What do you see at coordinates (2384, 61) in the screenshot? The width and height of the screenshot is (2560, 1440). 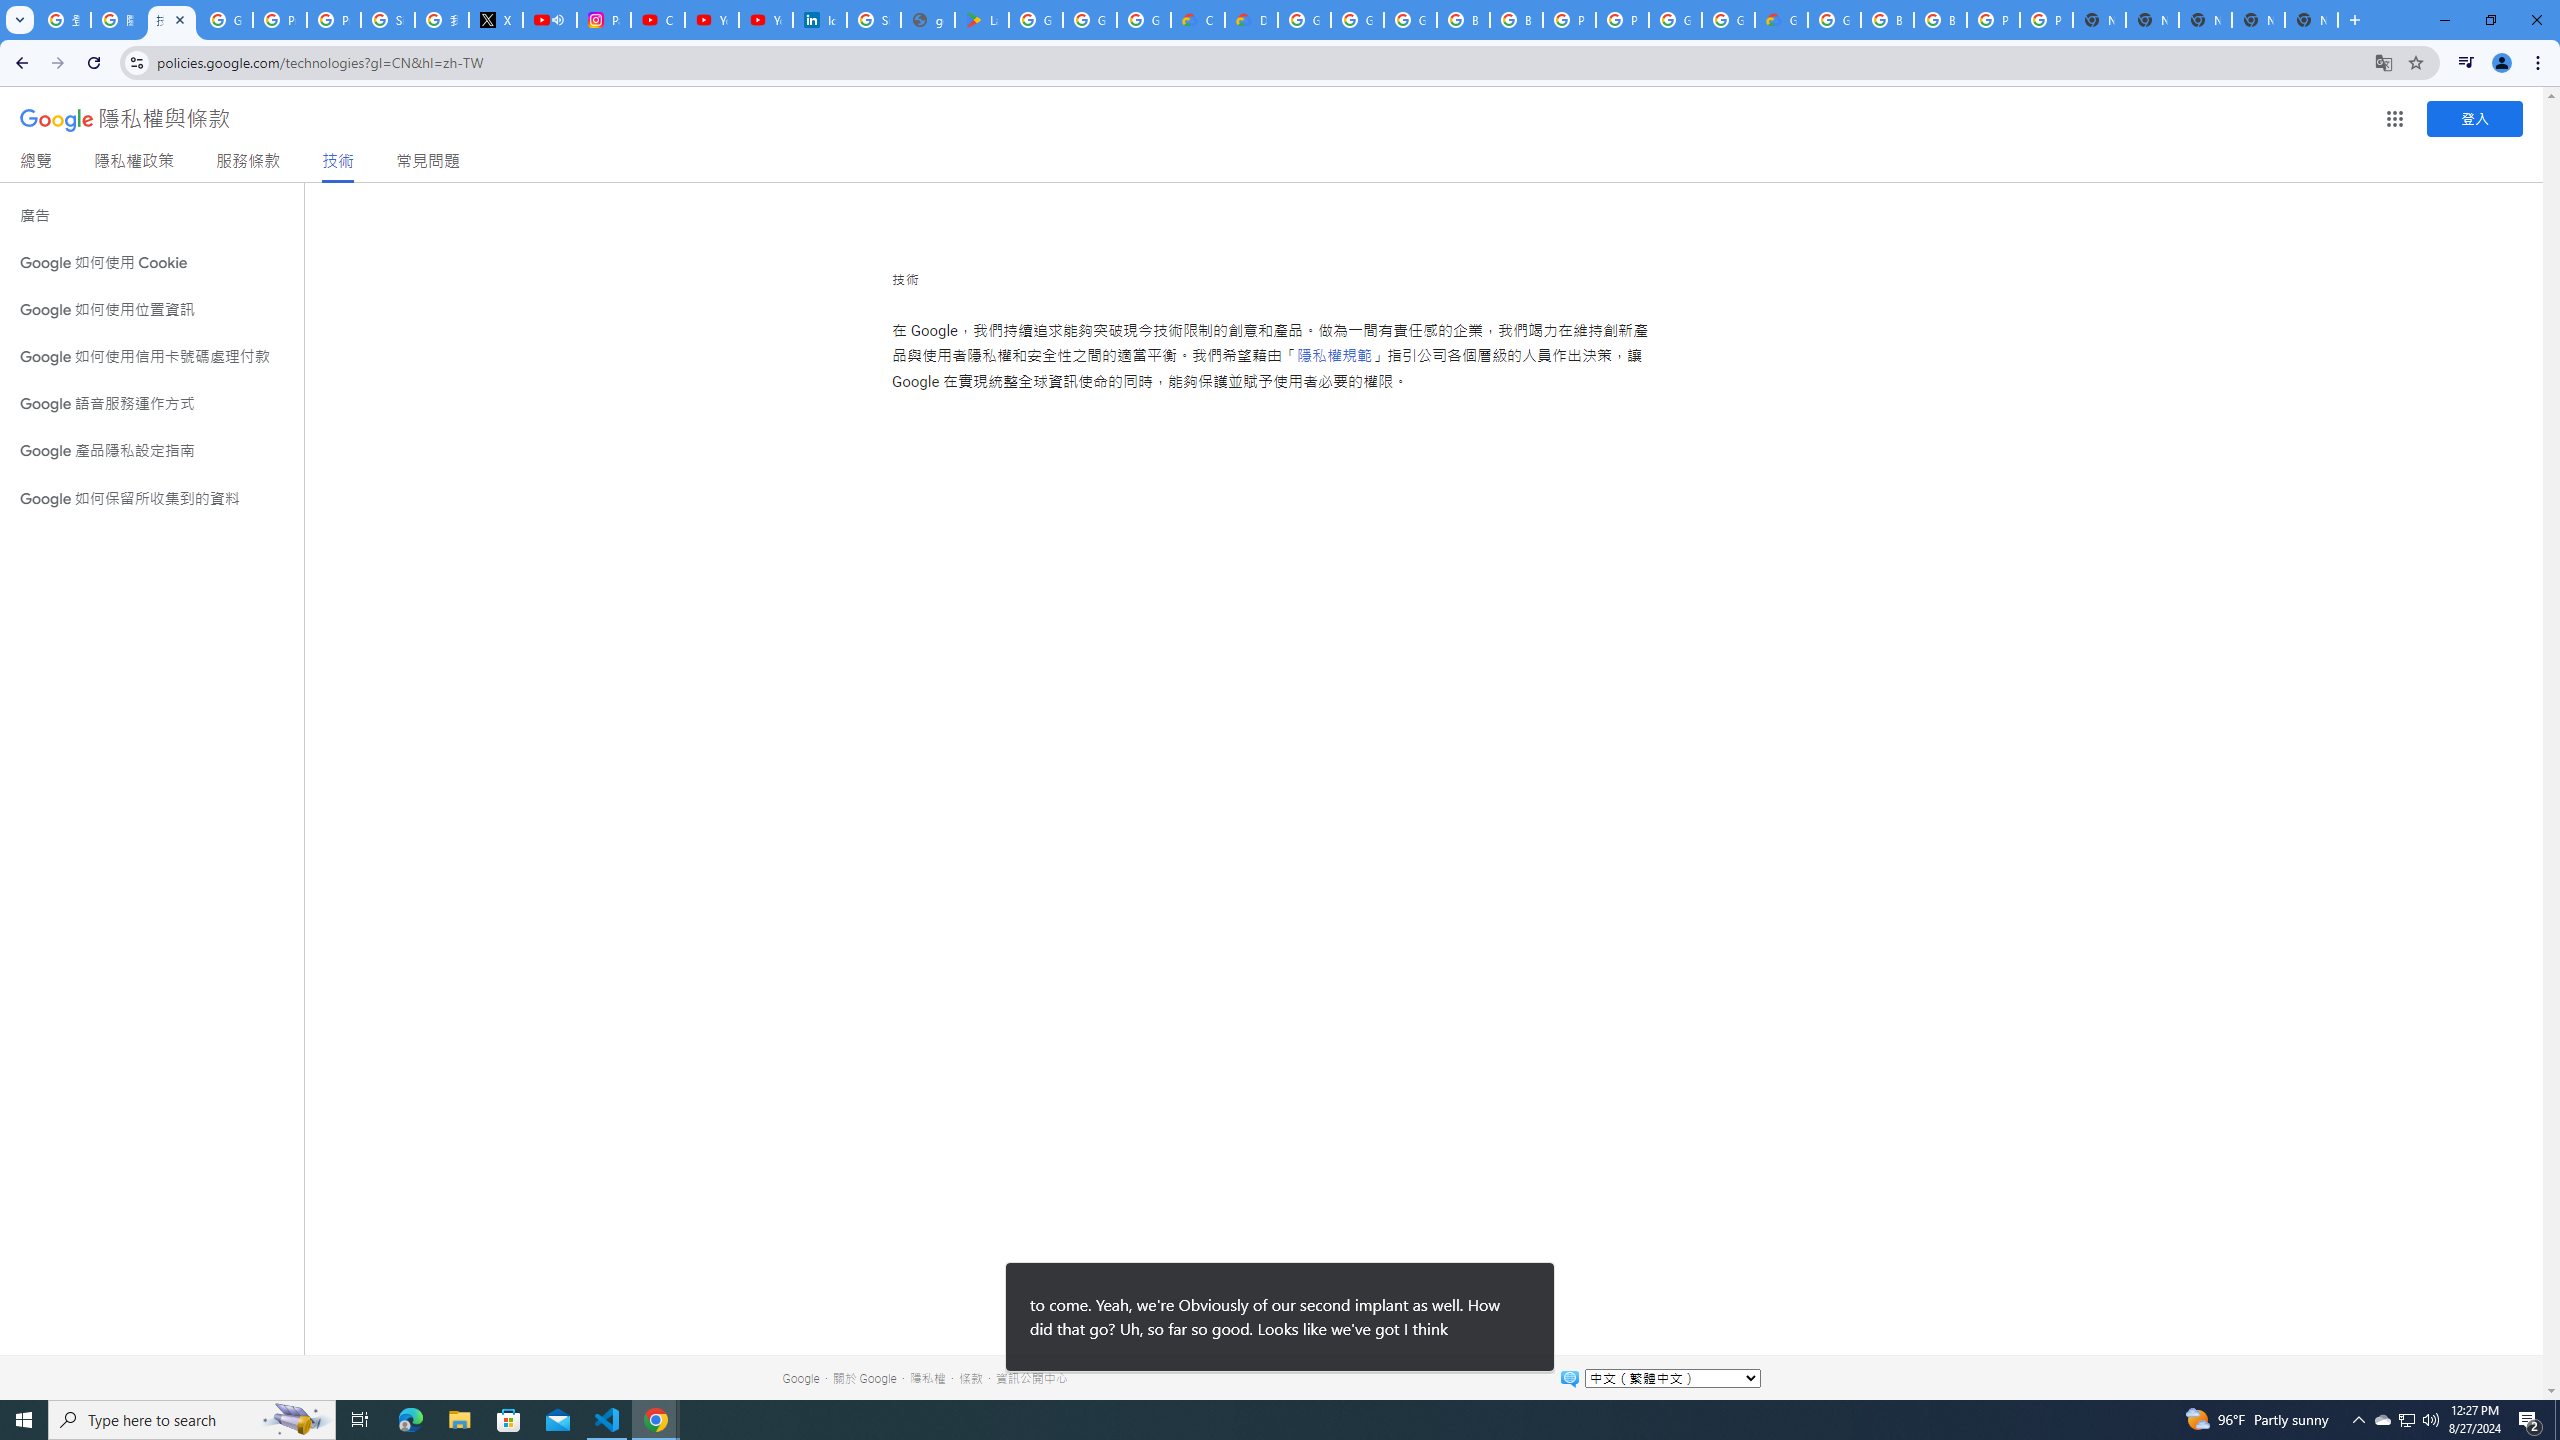 I see `'Translate this page'` at bounding box center [2384, 61].